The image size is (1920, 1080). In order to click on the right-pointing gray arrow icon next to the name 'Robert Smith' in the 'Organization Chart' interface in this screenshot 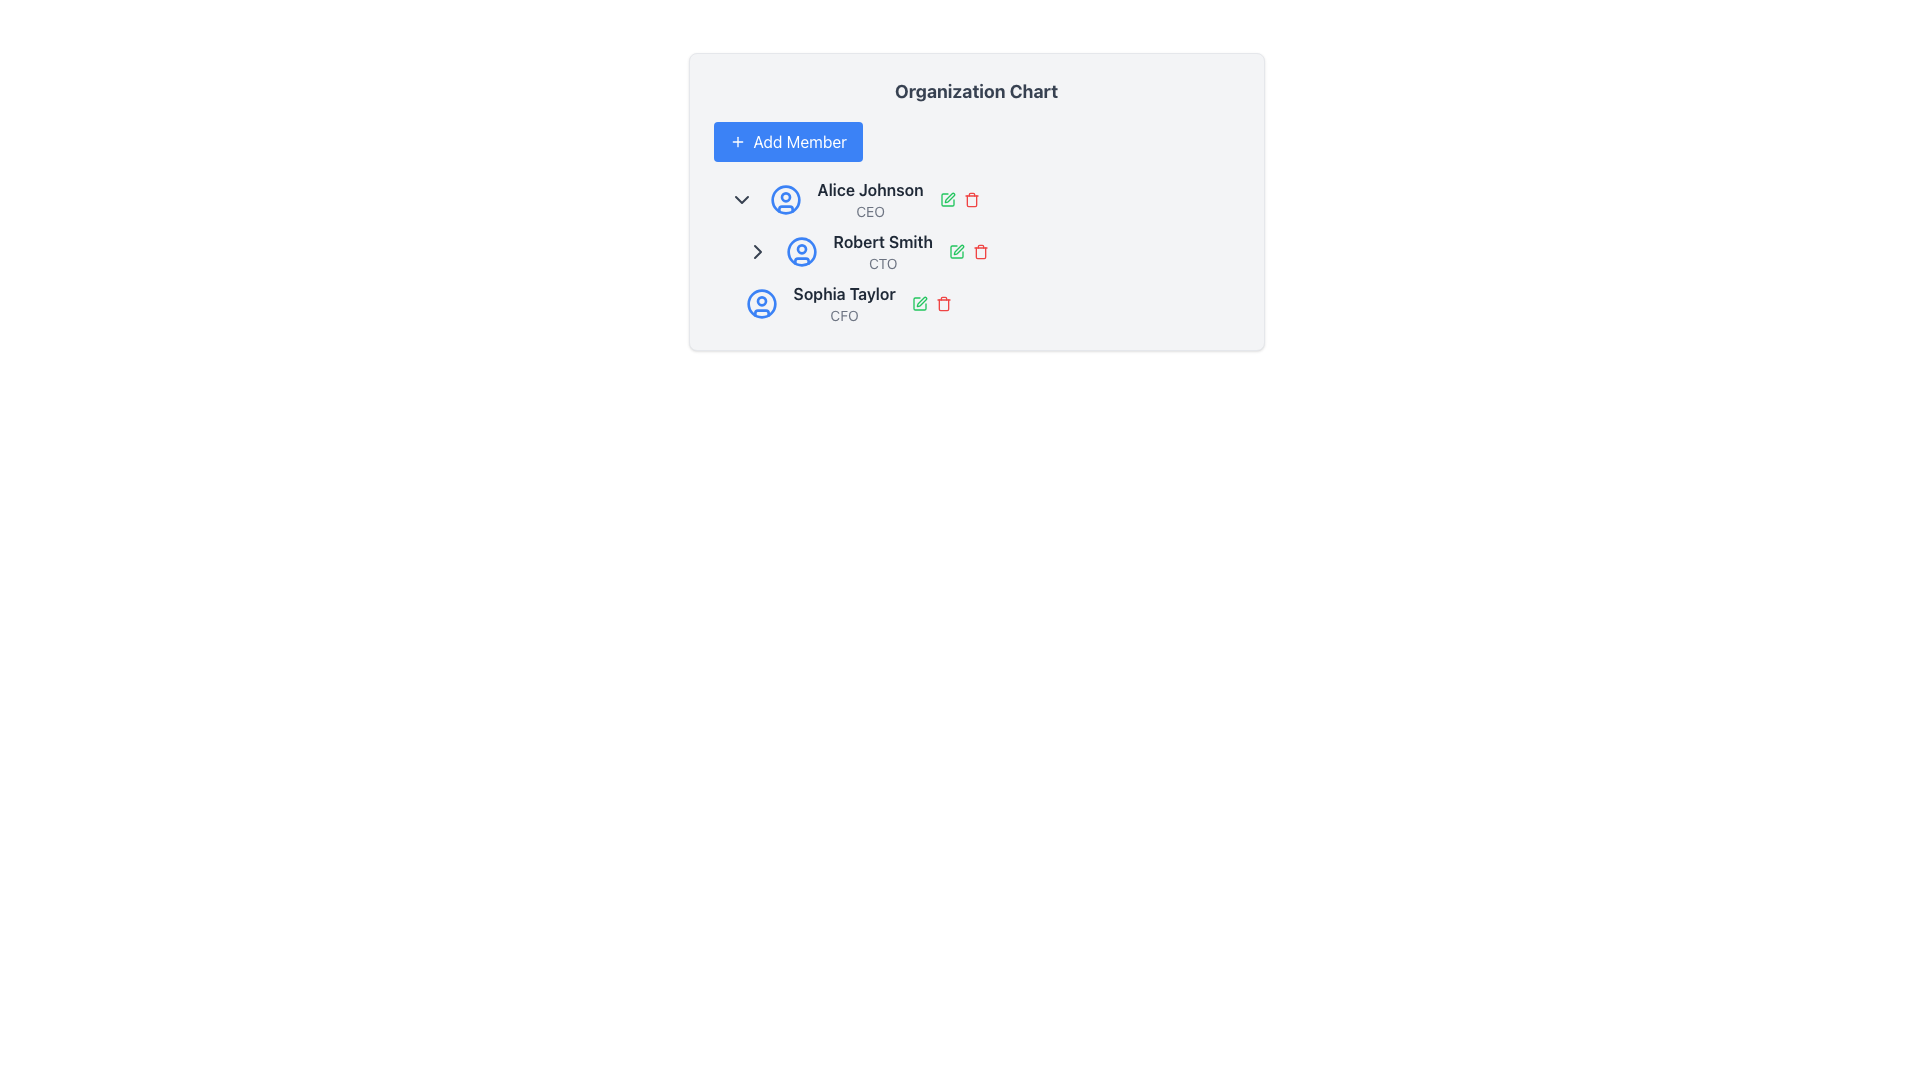, I will do `click(756, 250)`.